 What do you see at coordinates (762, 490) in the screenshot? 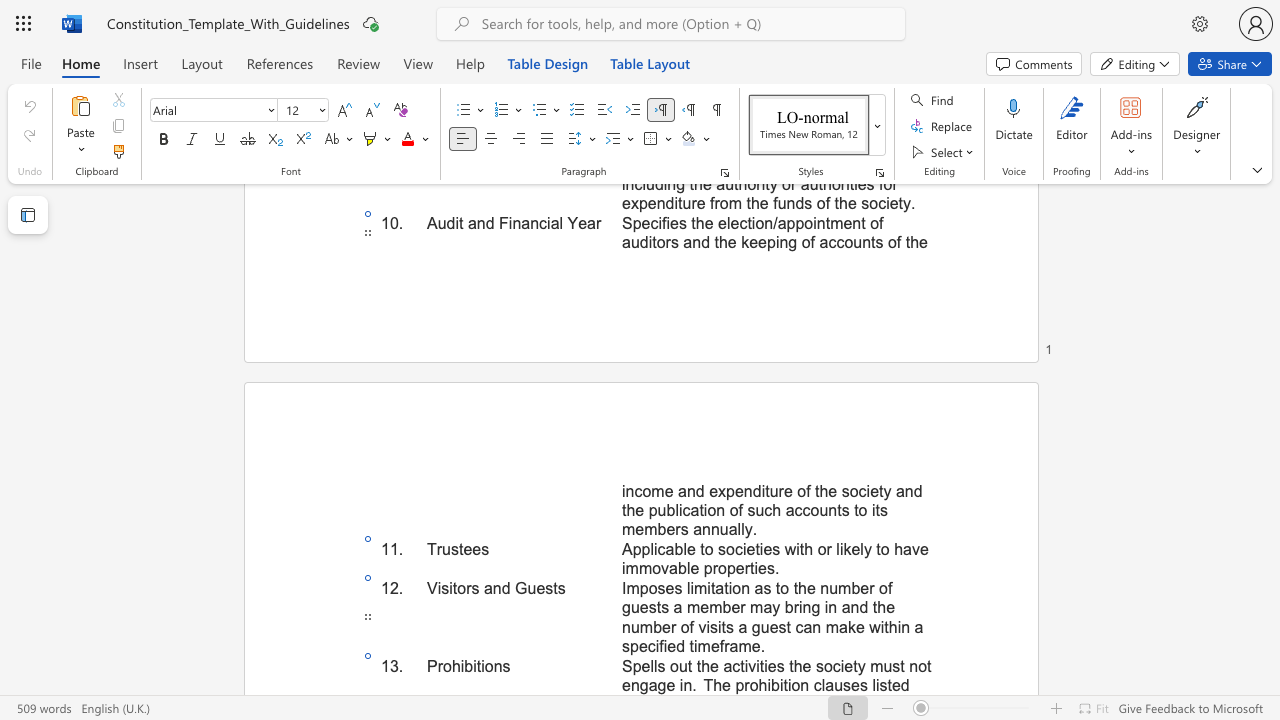
I see `the 2th character "i" in the text` at bounding box center [762, 490].